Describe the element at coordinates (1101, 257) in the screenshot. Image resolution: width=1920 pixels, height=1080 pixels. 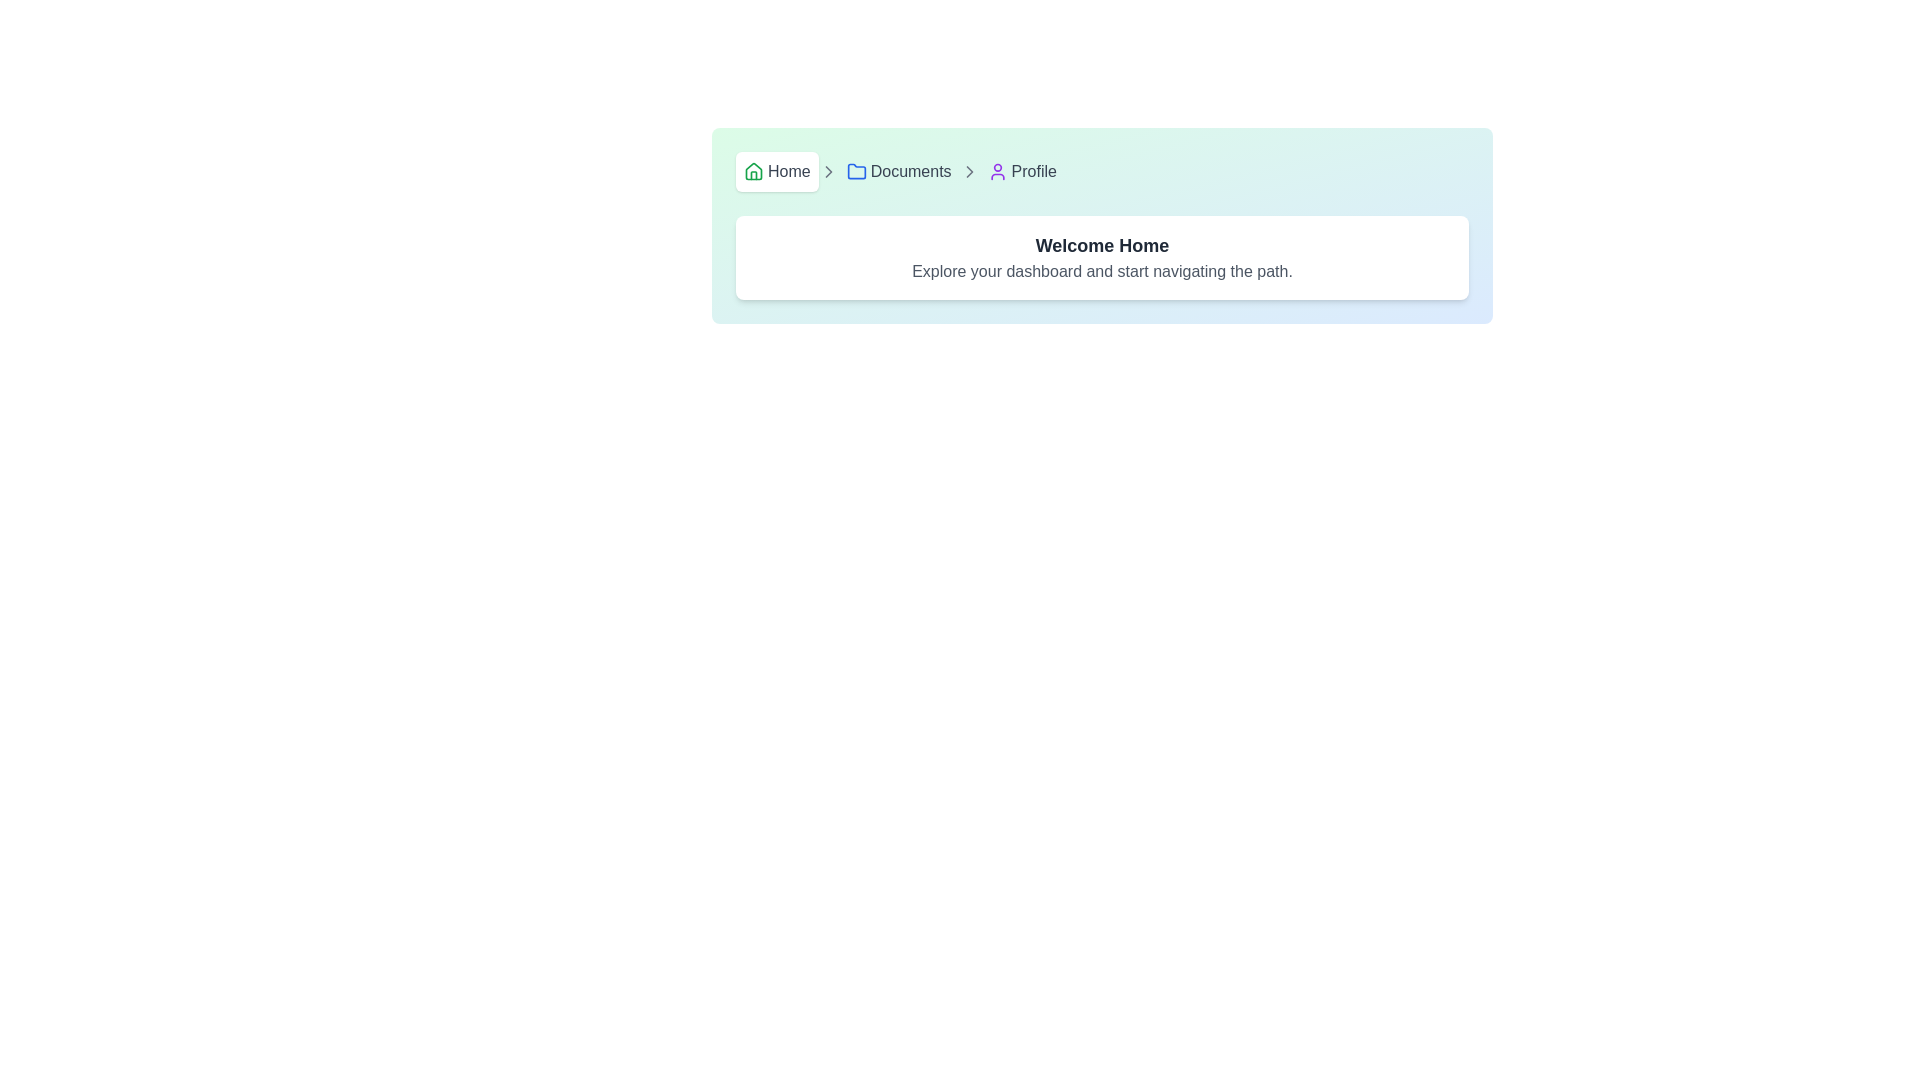
I see `the 'Welcome Home' text block, which is part of a white card with rounded corners and shadow effect, located in the middle of a light blue background` at that location.